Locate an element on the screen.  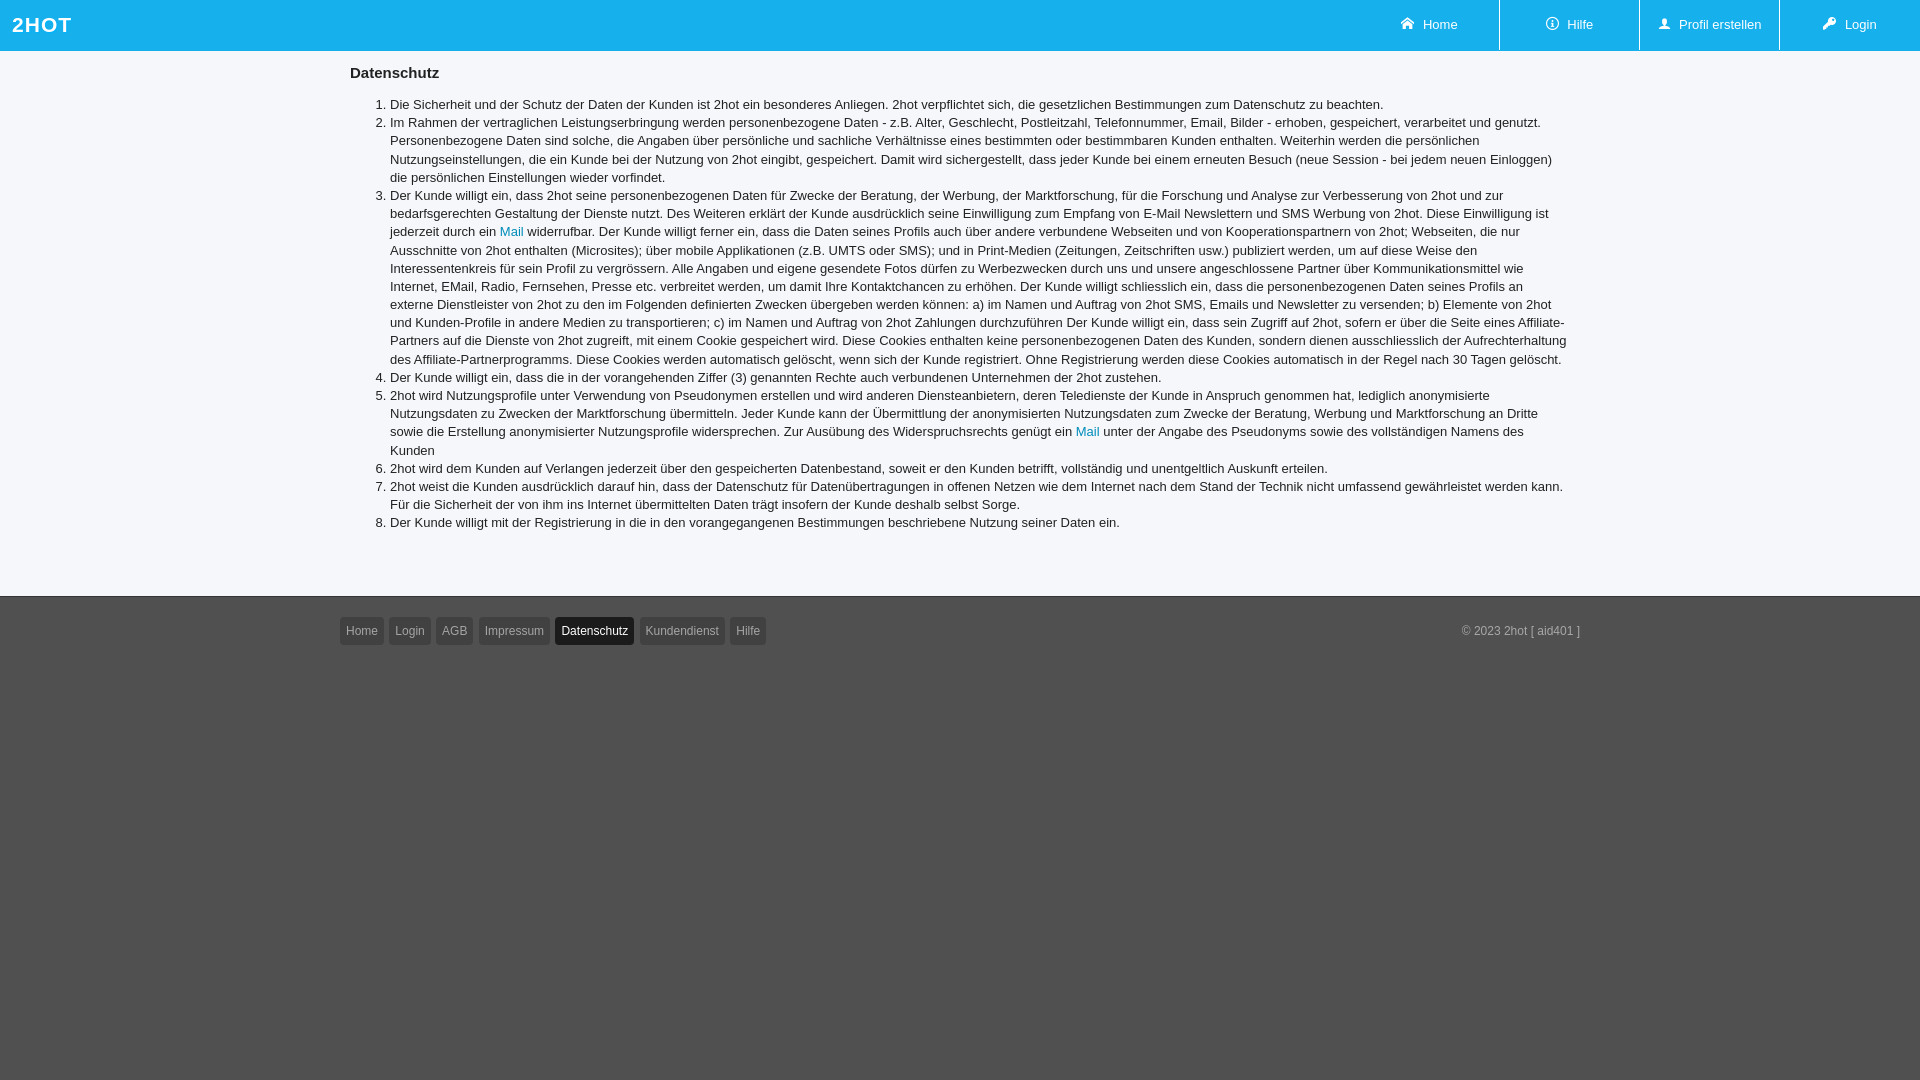
'Datenschutz' is located at coordinates (593, 630).